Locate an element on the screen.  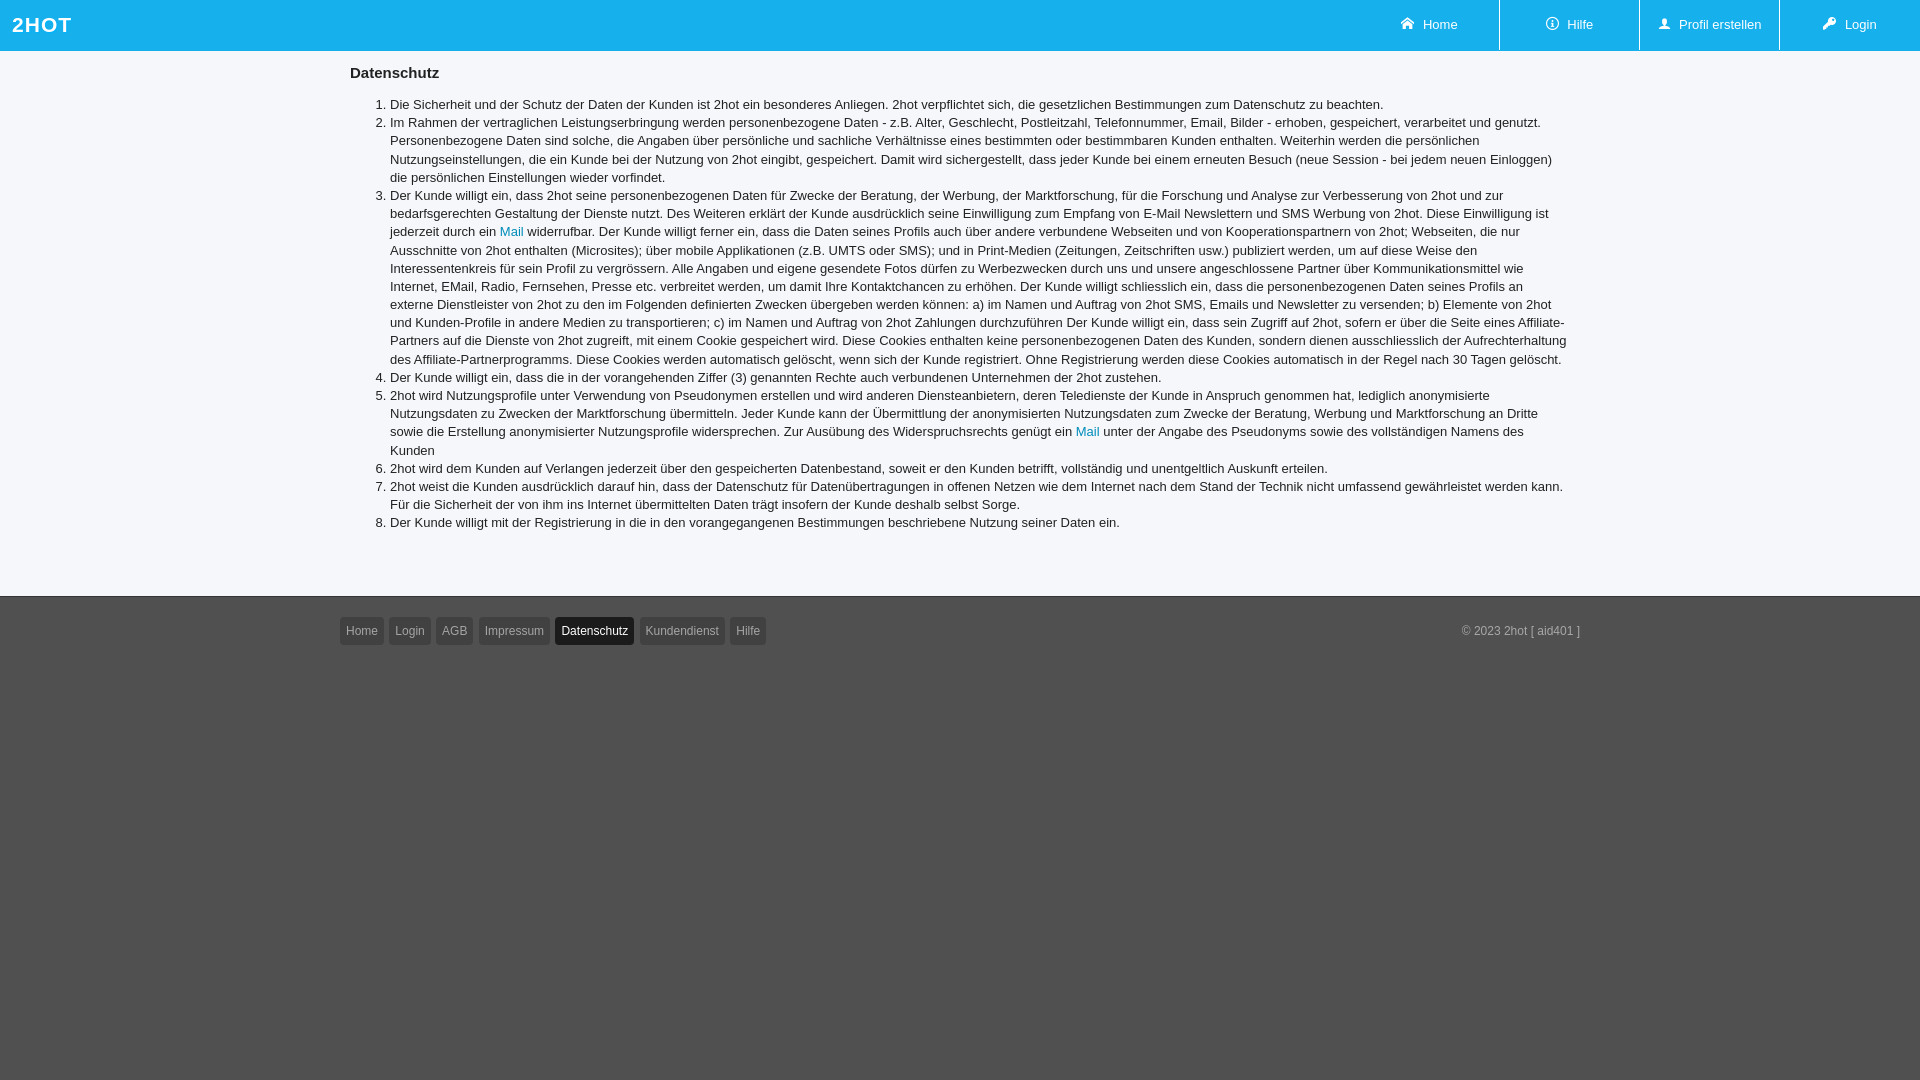
'Datenschutz' is located at coordinates (593, 630).